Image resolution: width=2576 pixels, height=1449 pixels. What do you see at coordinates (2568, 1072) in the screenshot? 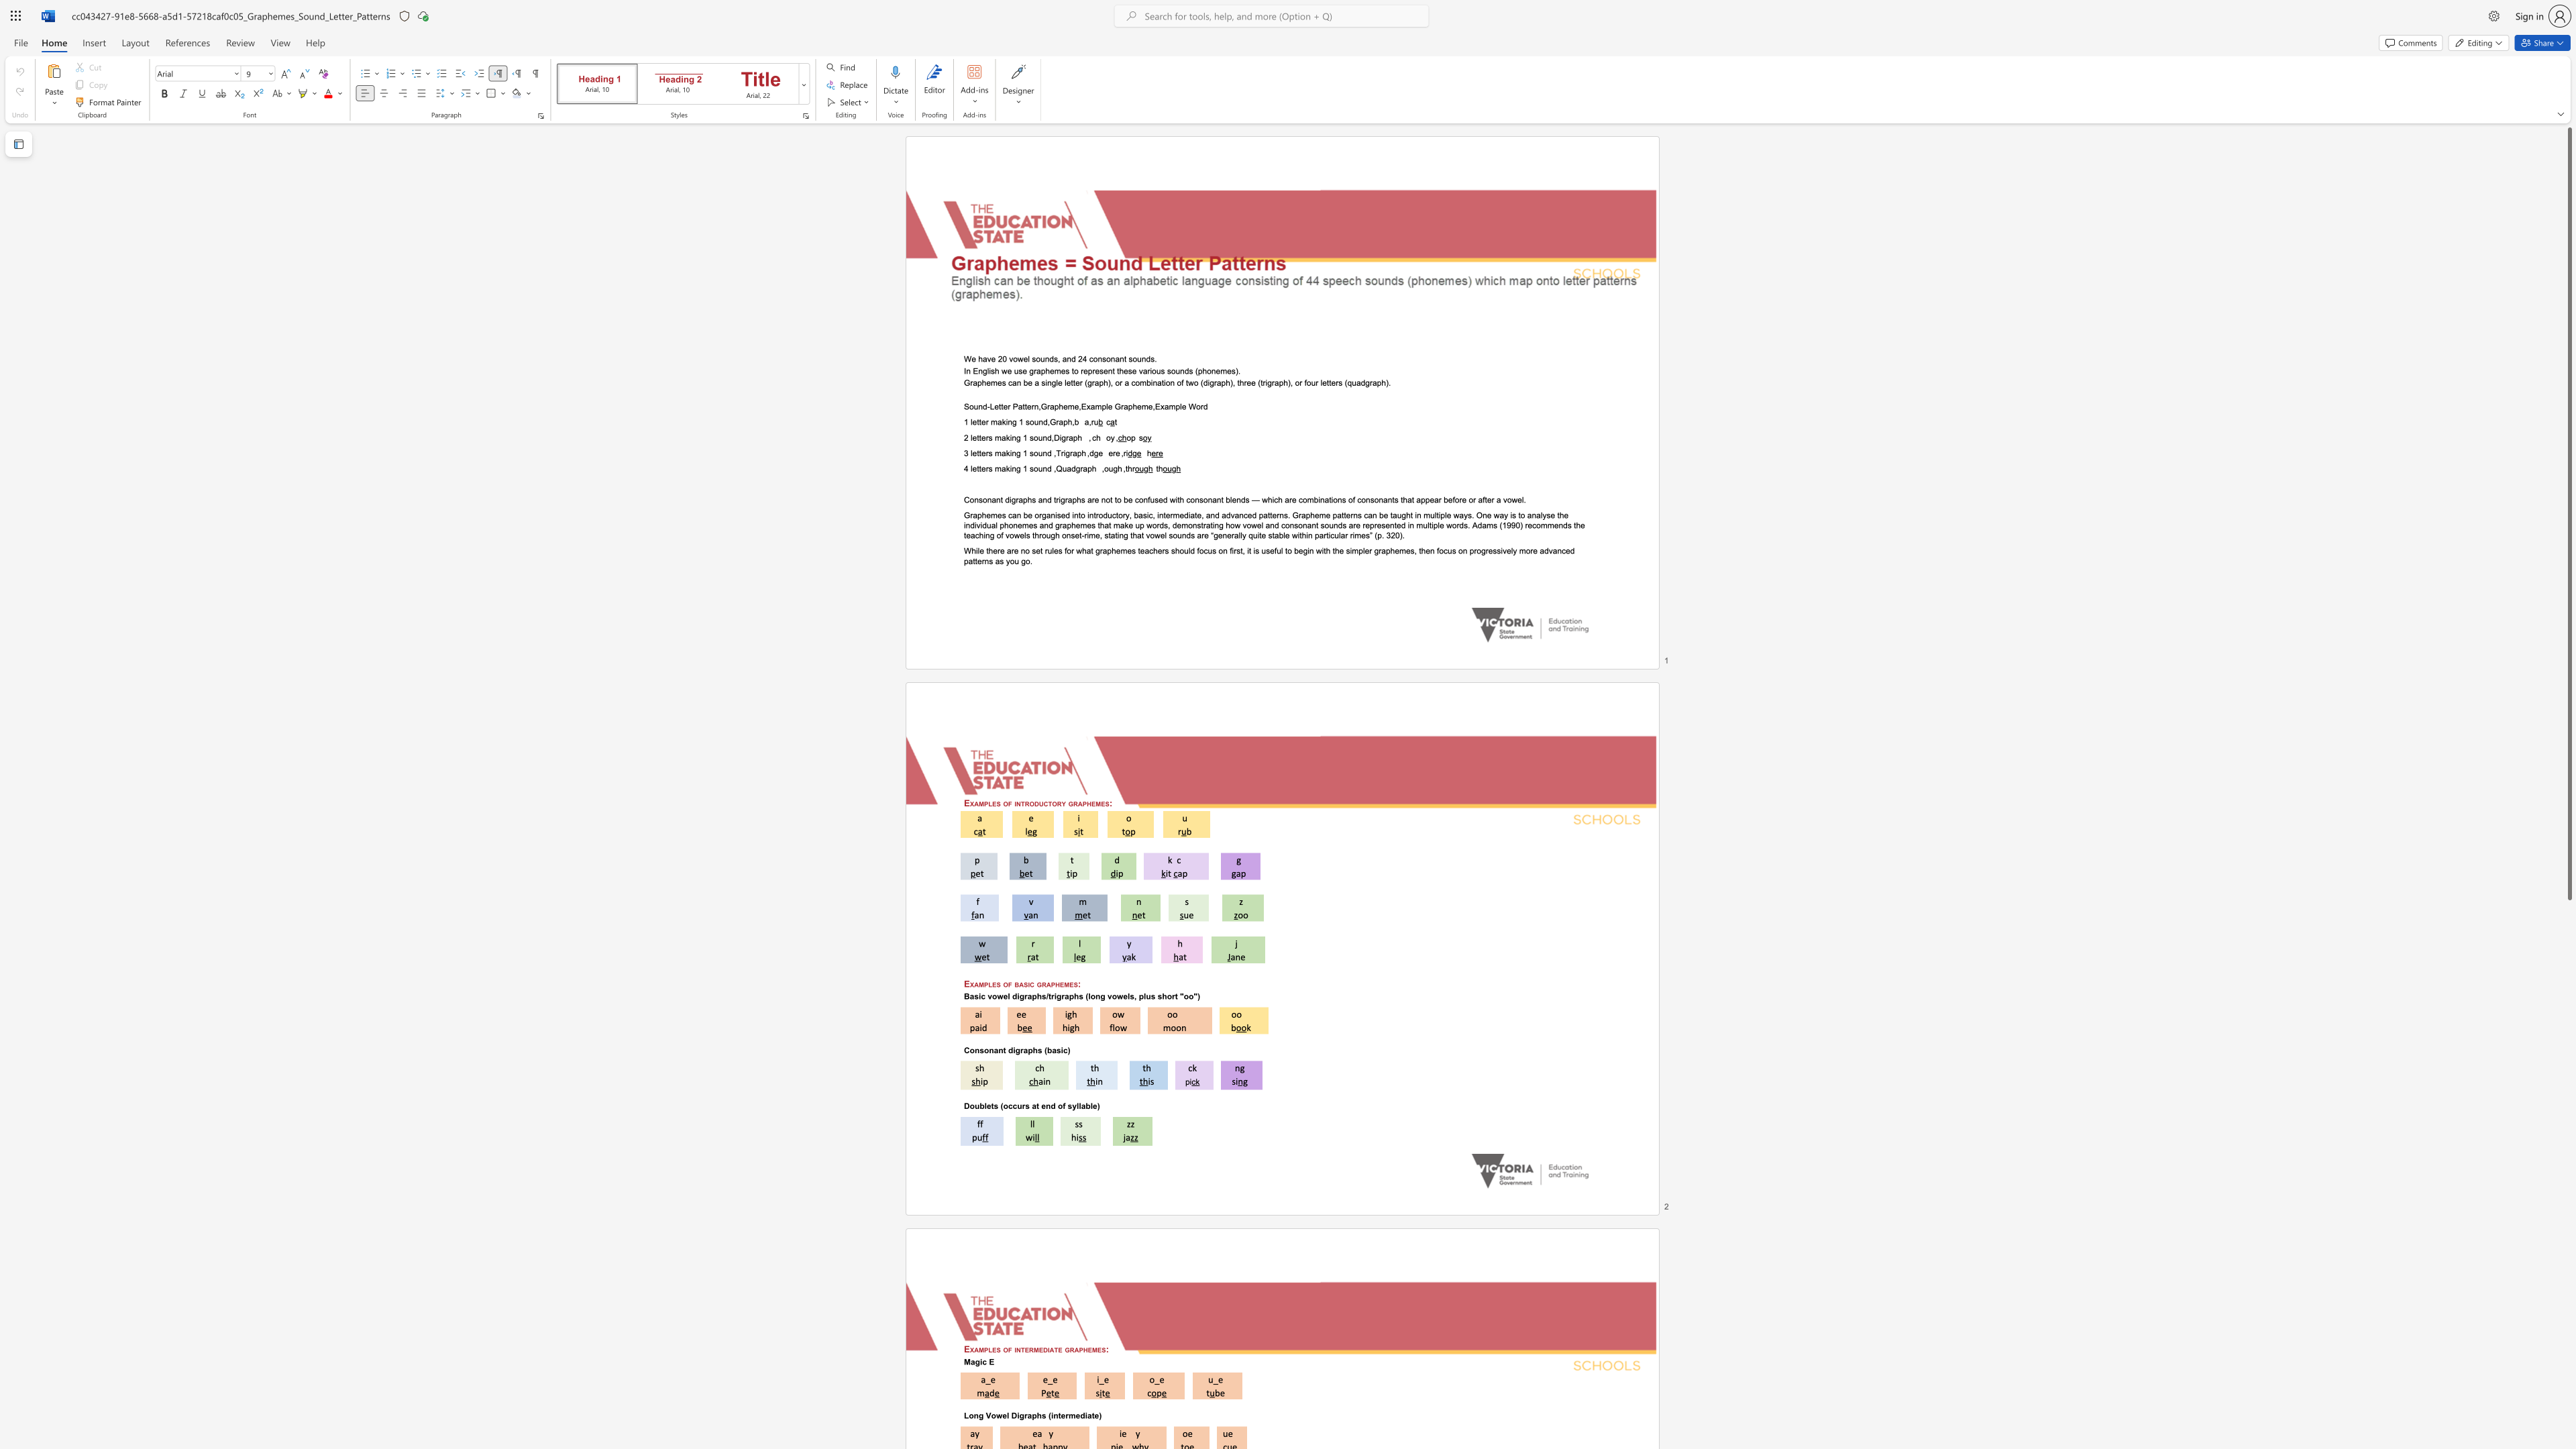
I see `the scrollbar to move the content lower` at bounding box center [2568, 1072].